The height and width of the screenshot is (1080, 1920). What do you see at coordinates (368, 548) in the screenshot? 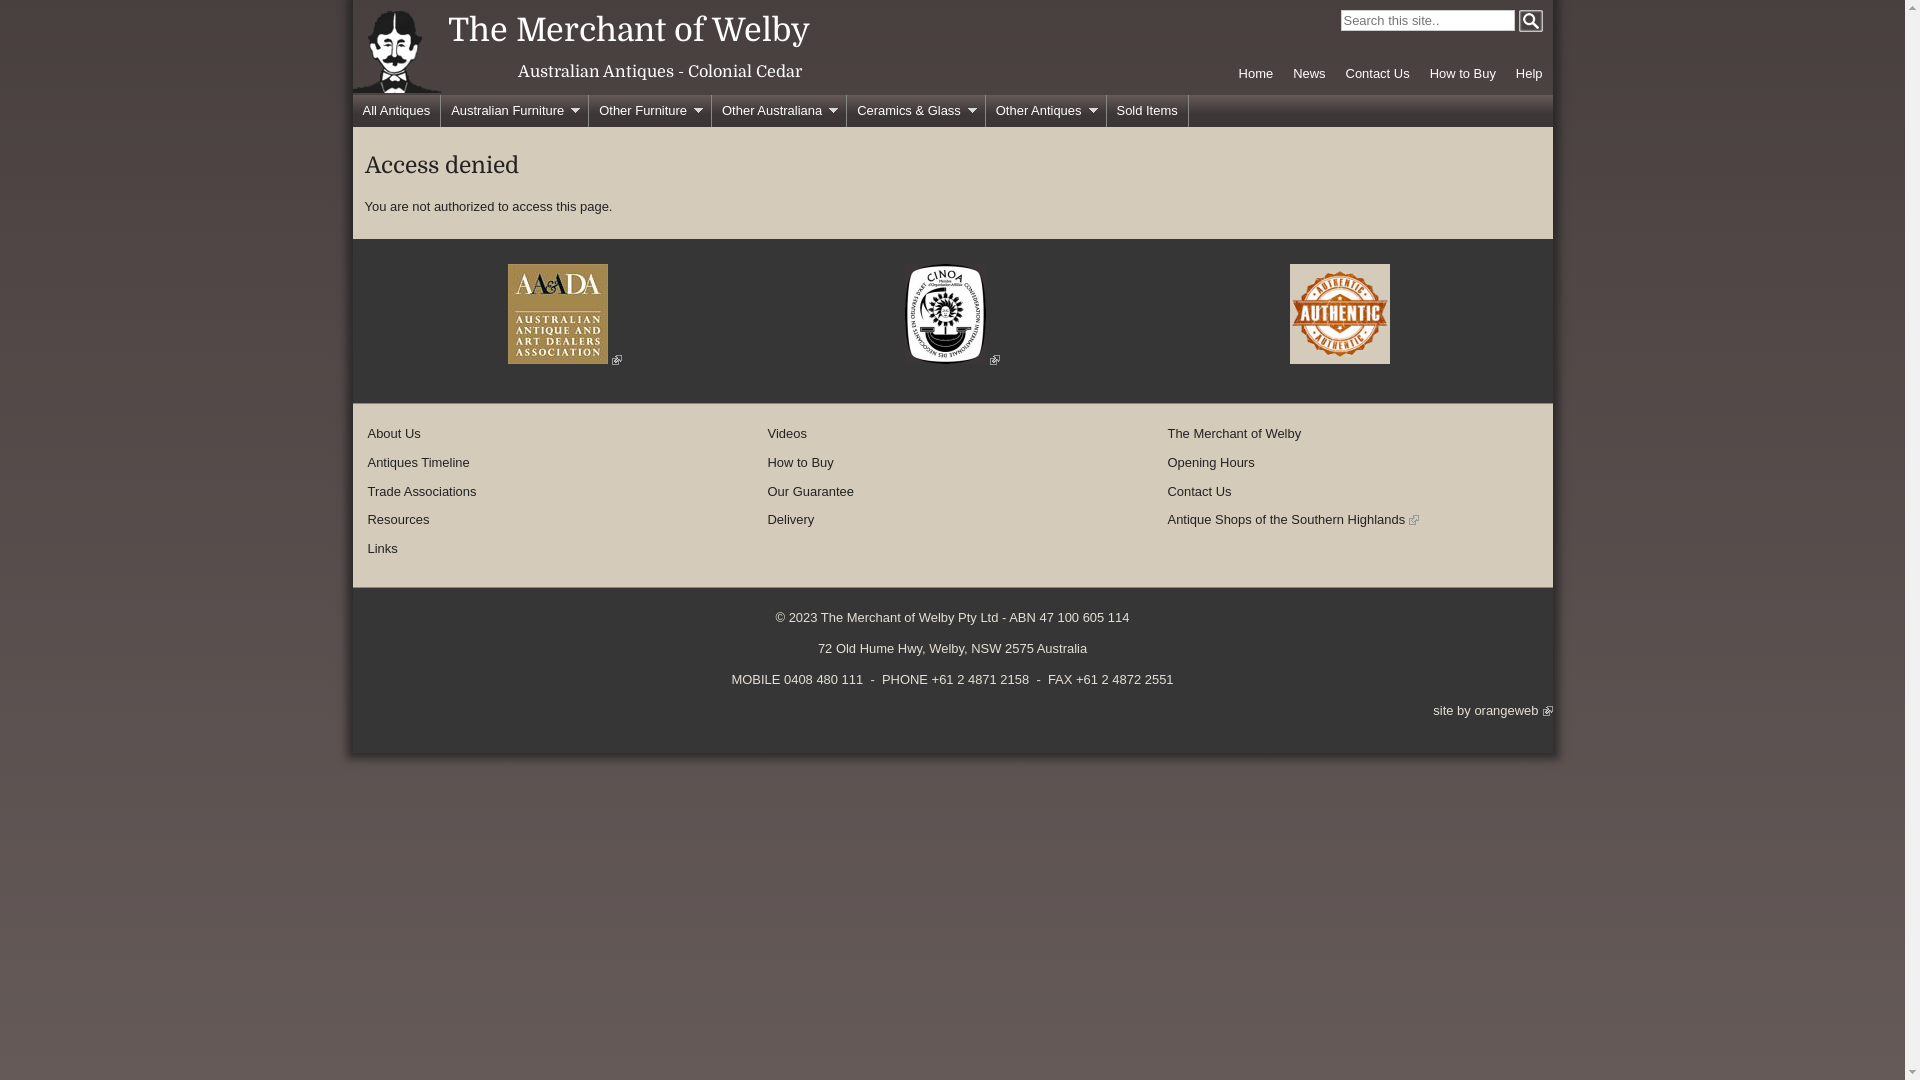
I see `'Links'` at bounding box center [368, 548].